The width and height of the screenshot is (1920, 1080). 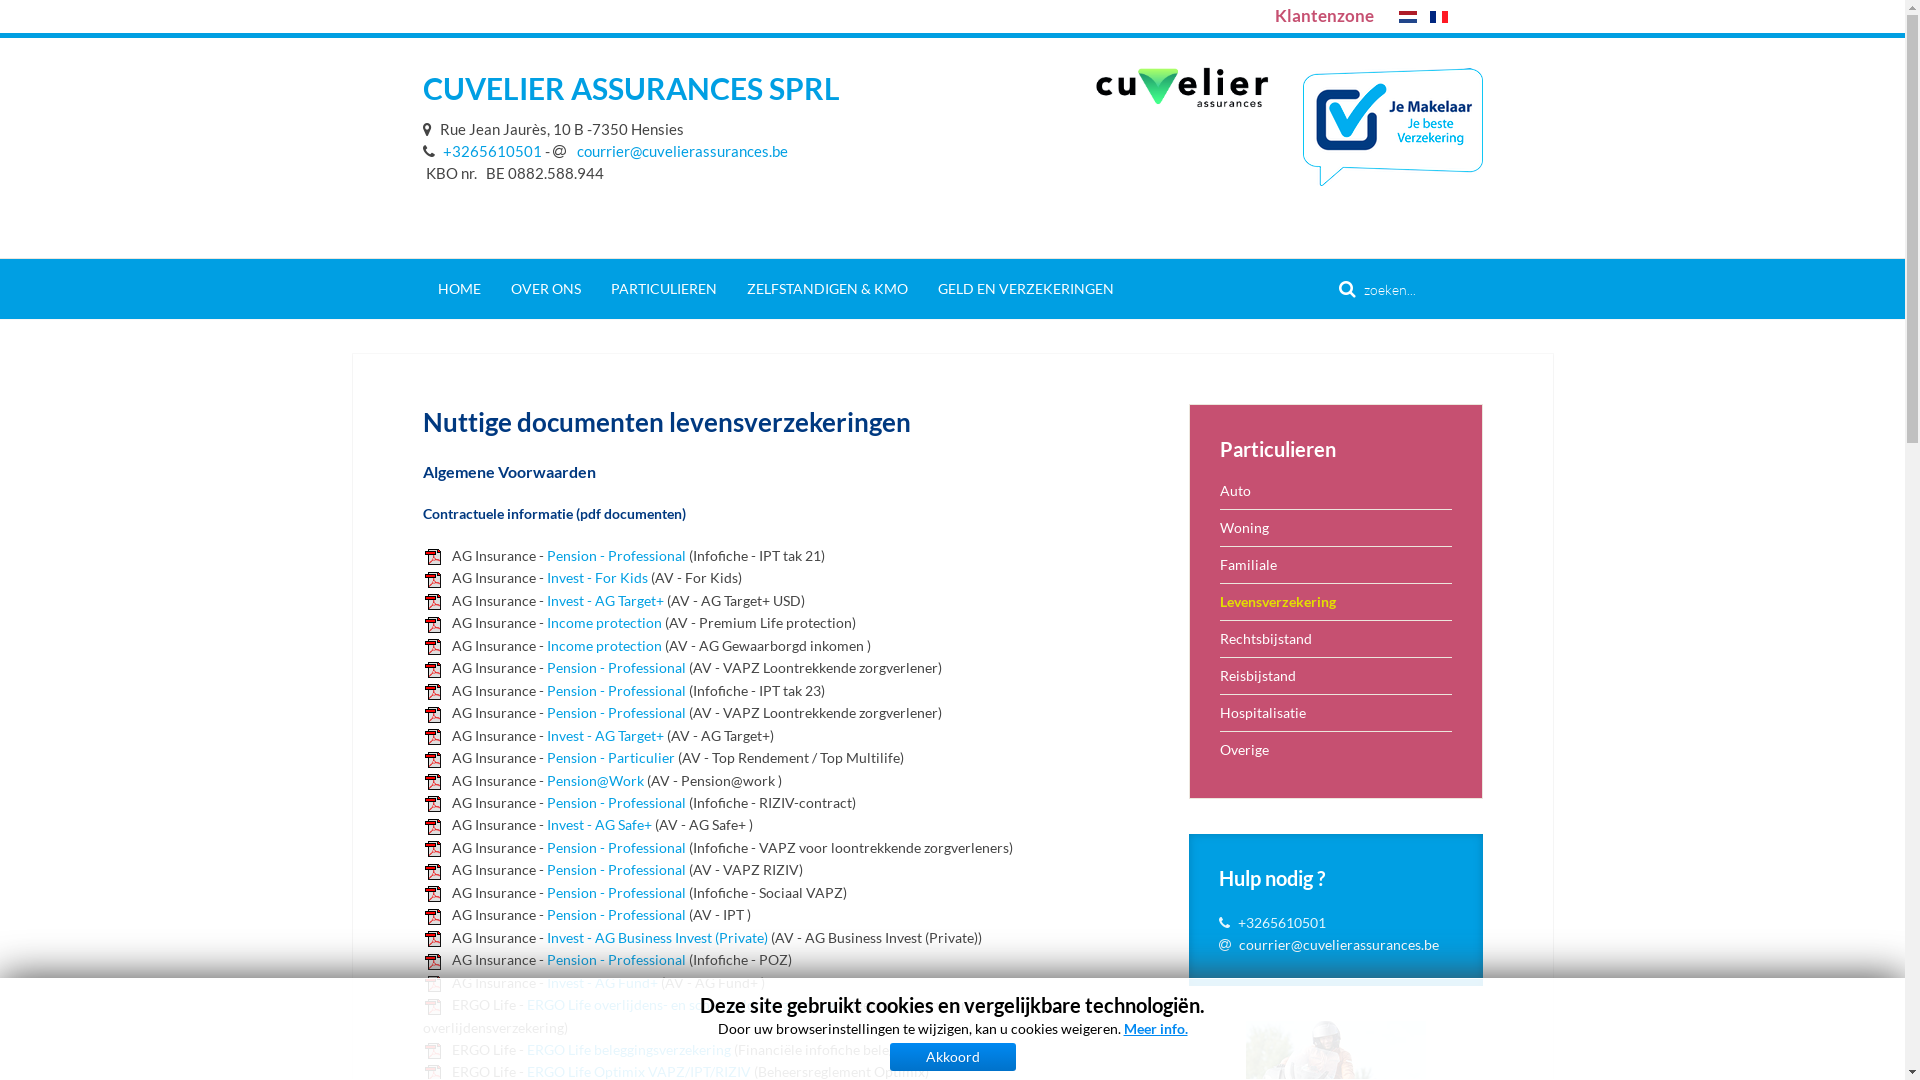 I want to click on 'Woning', so click(x=1335, y=526).